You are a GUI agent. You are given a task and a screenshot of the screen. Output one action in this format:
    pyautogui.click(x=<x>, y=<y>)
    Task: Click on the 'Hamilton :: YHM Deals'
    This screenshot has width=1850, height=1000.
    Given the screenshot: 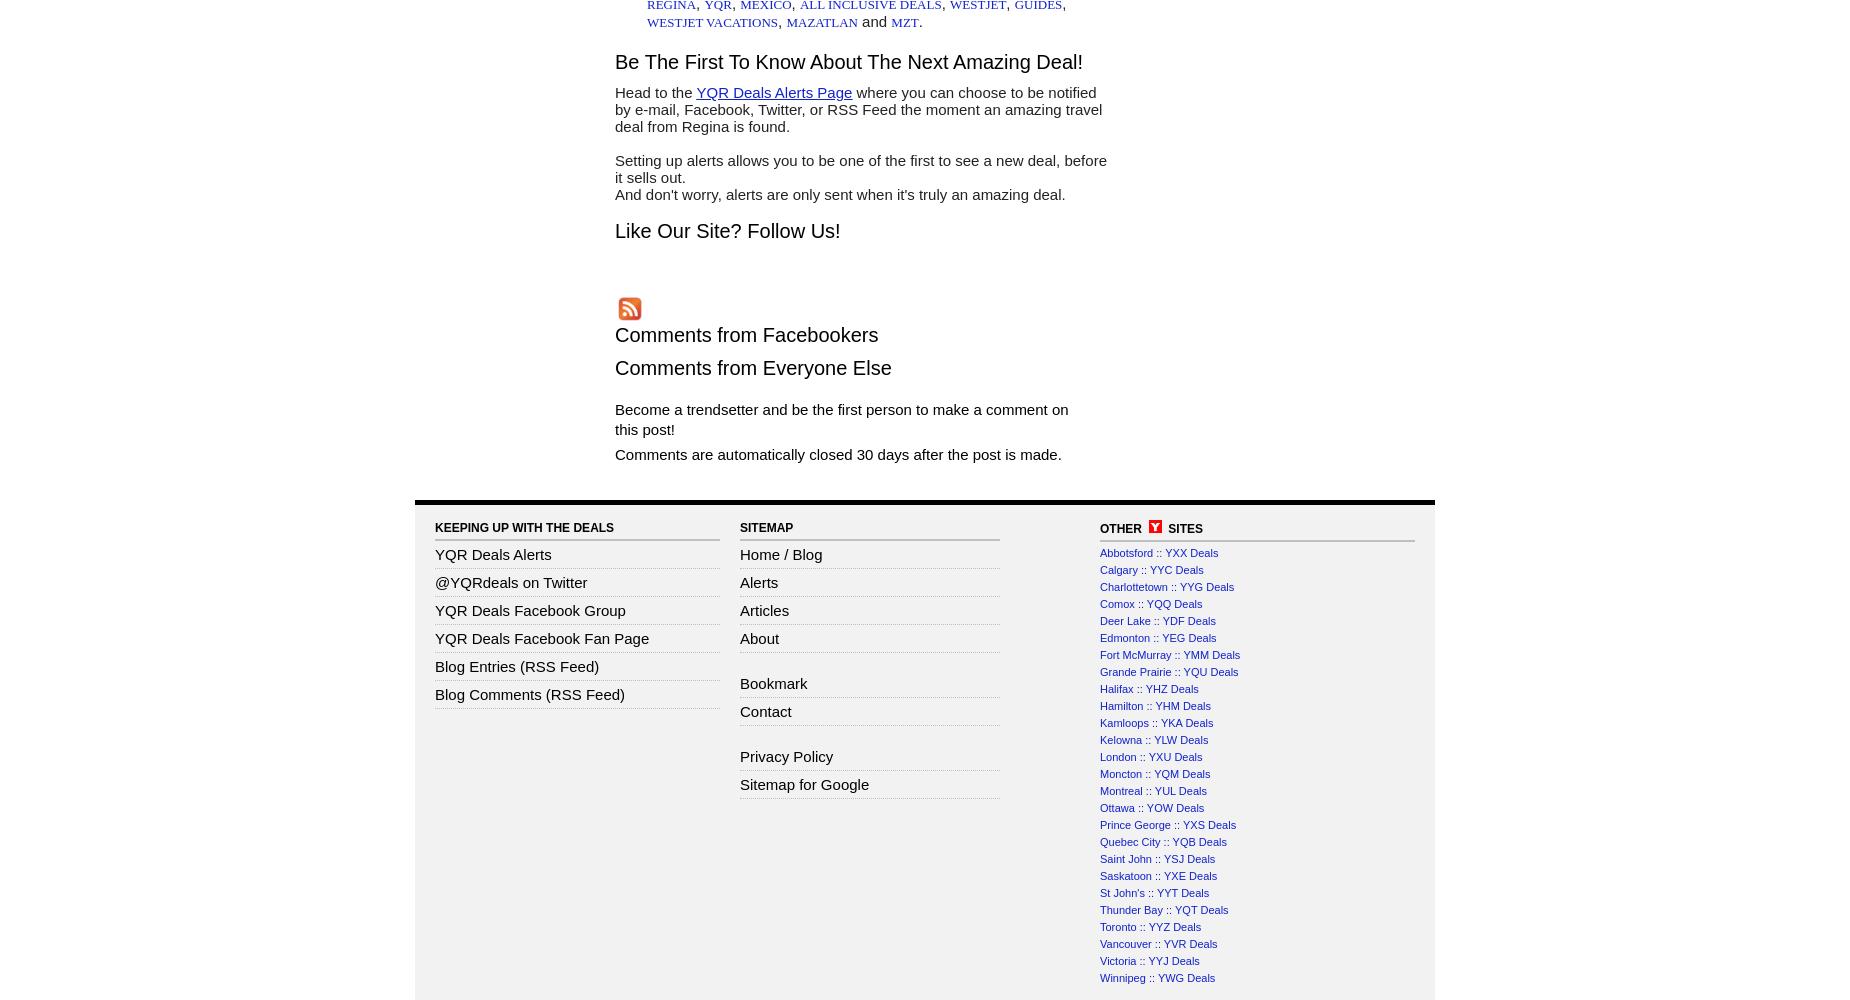 What is the action you would take?
    pyautogui.click(x=1154, y=705)
    